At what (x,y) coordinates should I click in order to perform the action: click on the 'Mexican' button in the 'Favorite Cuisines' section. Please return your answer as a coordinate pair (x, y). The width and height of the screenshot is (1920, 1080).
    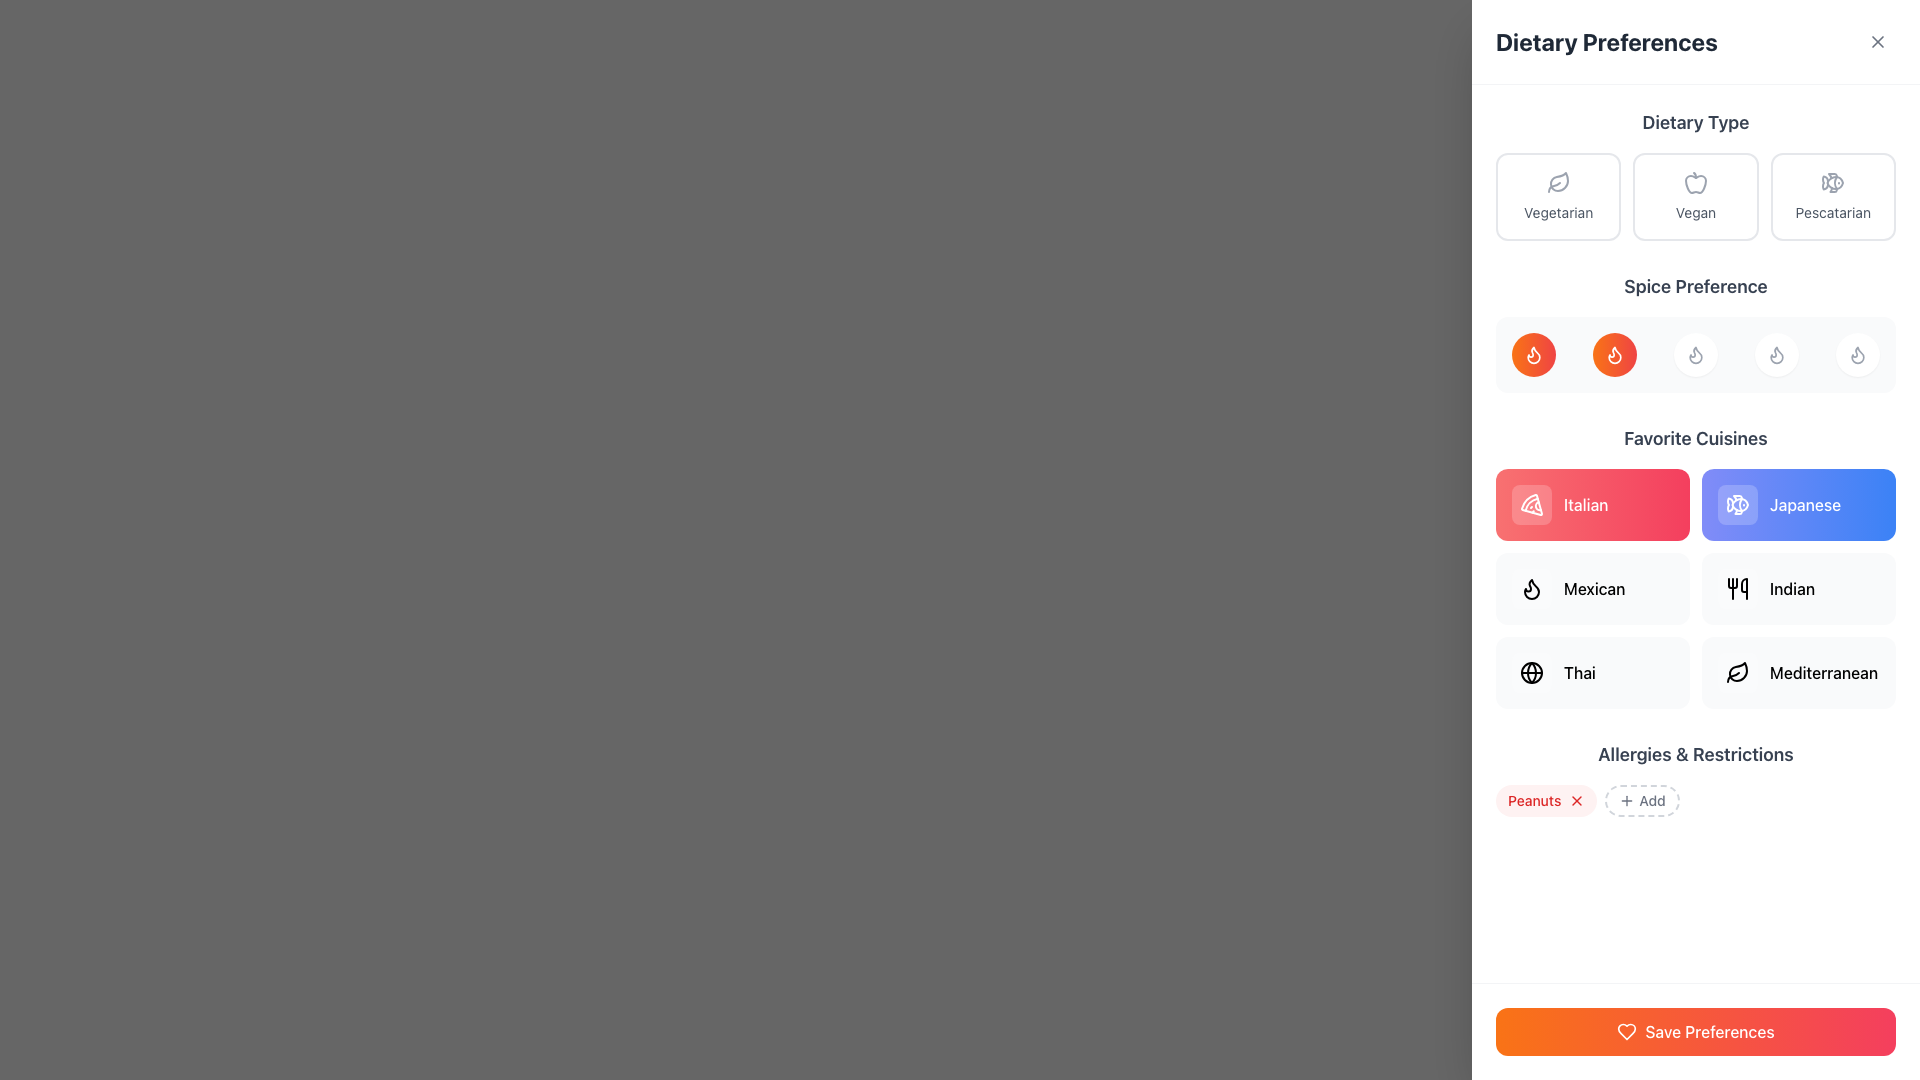
    Looking at the image, I should click on (1592, 588).